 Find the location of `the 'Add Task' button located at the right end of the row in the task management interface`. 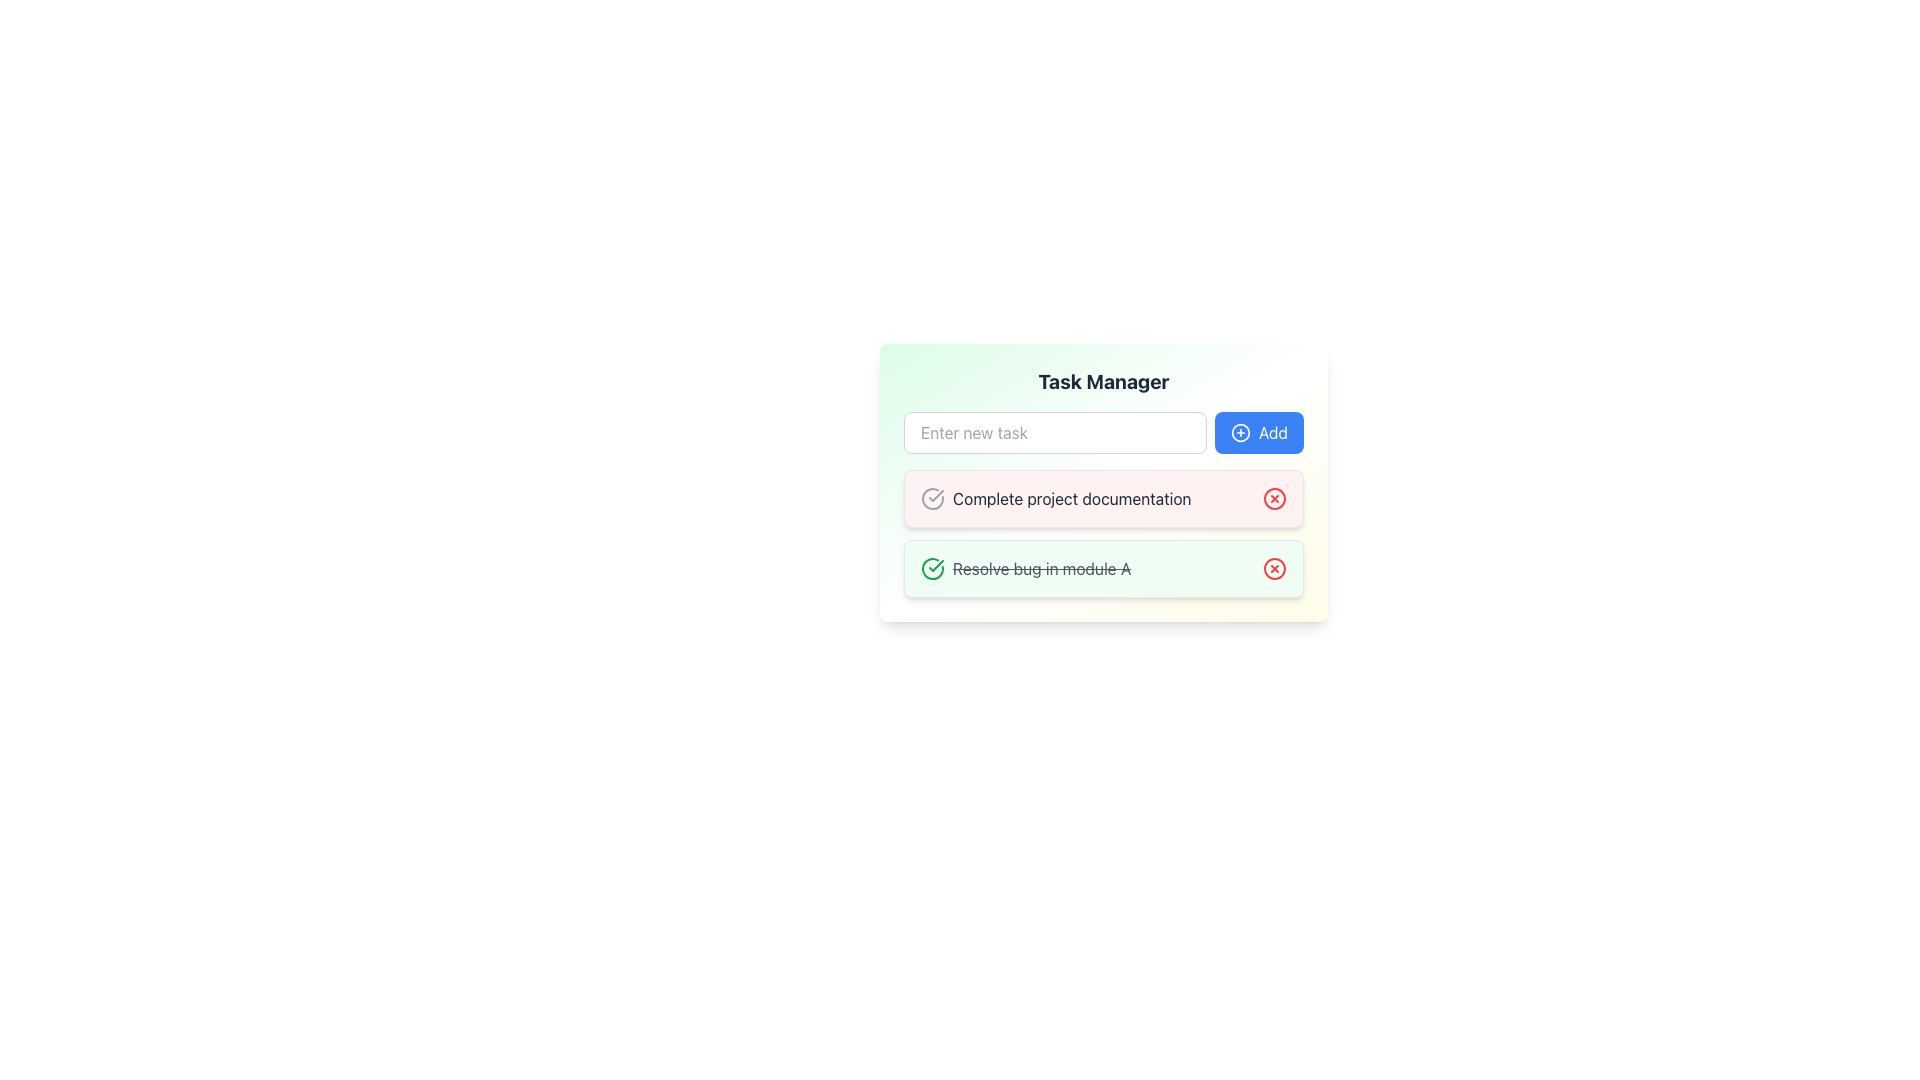

the 'Add Task' button located at the right end of the row in the task management interface is located at coordinates (1258, 431).